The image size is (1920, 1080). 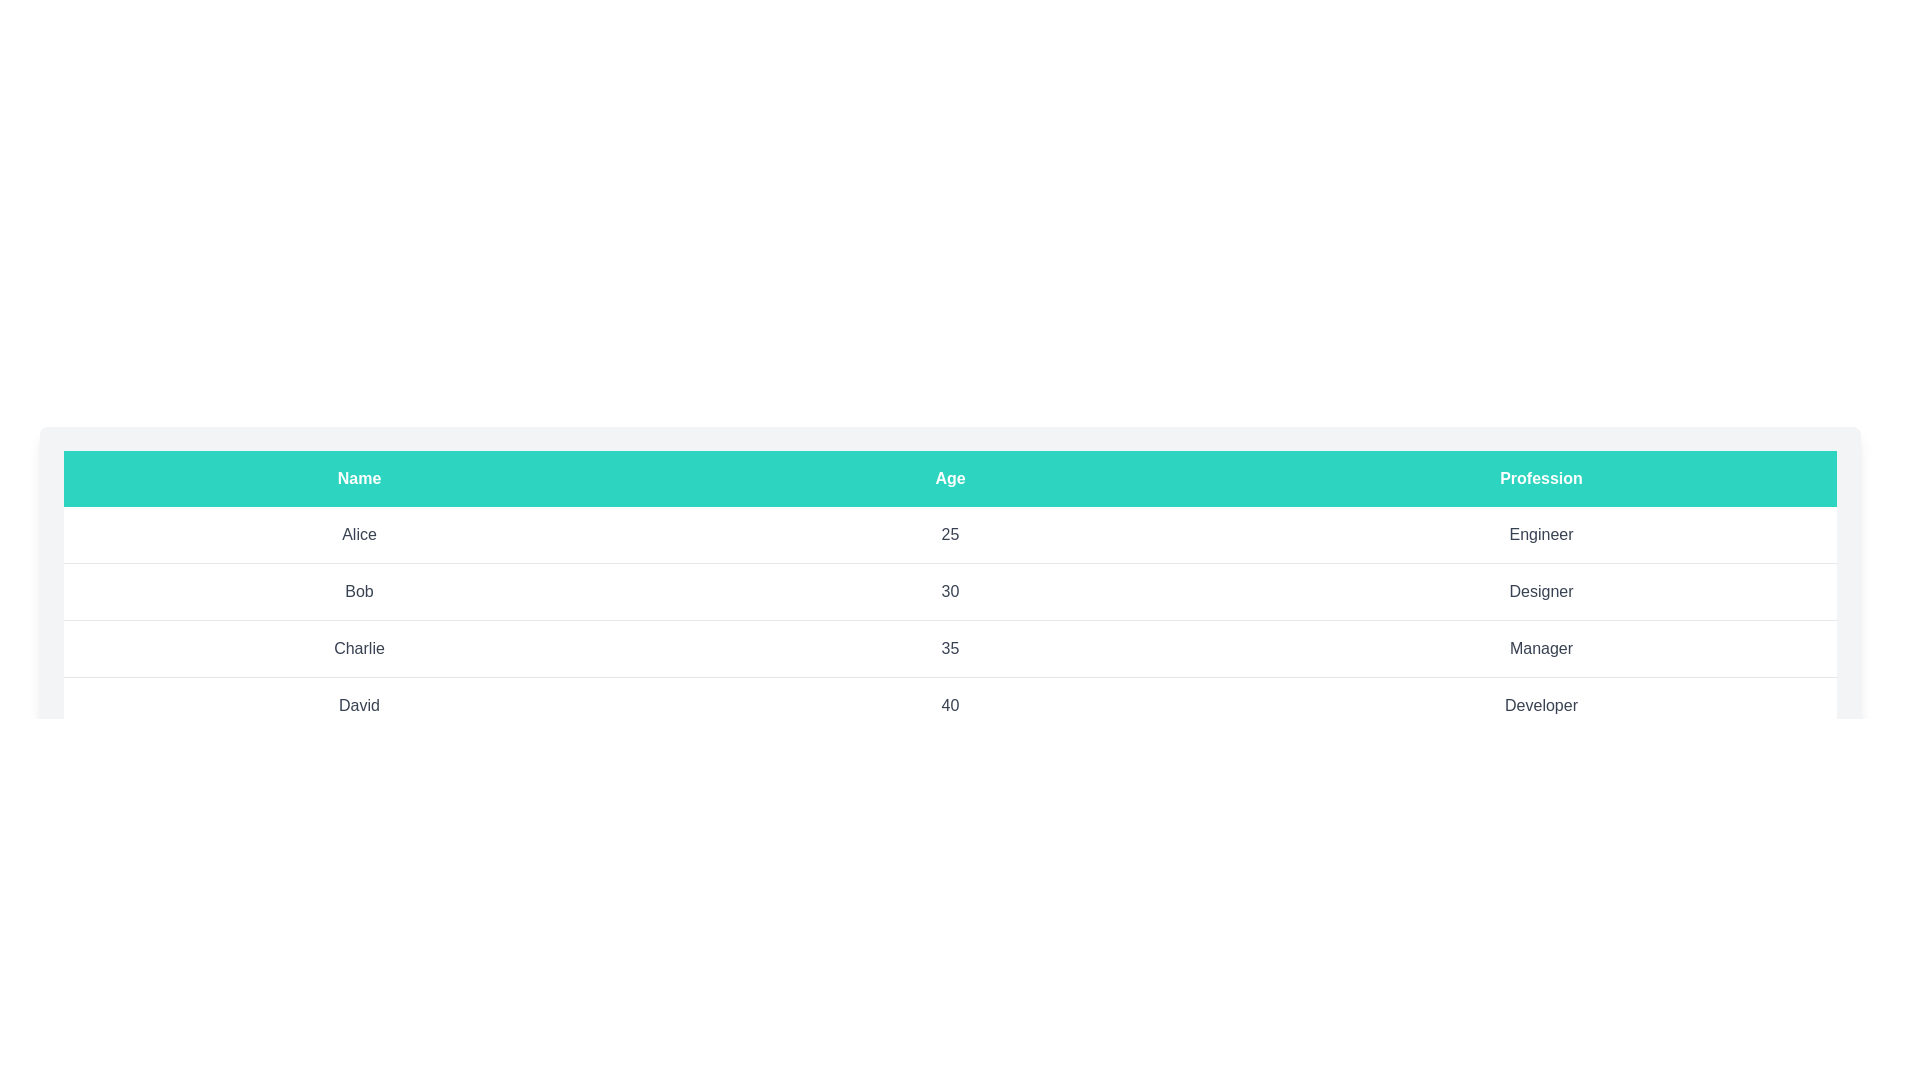 What do you see at coordinates (949, 590) in the screenshot?
I see `the text element in the second row of the table that contains information about the individual named 'Bob', including his age '30' and profession 'Designer'` at bounding box center [949, 590].